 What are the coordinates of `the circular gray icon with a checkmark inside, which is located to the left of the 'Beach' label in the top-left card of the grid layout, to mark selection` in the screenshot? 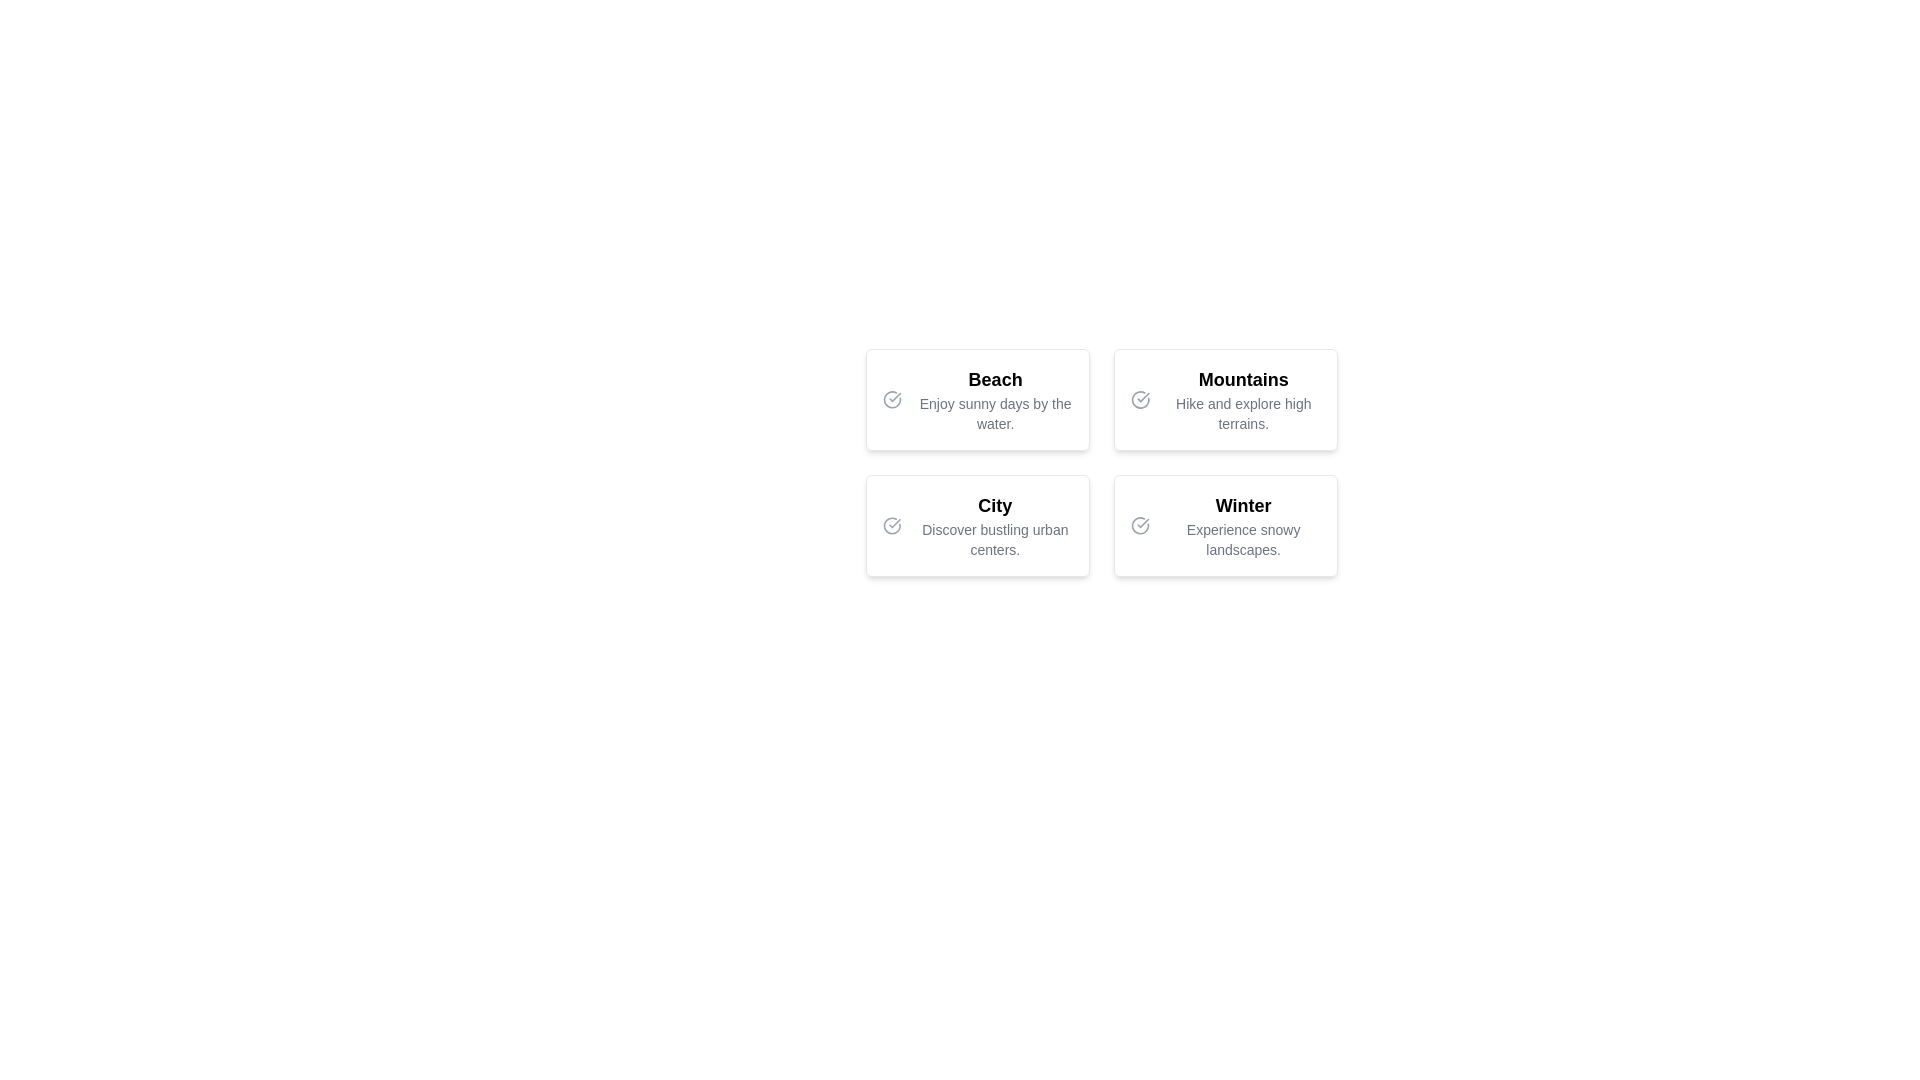 It's located at (891, 400).